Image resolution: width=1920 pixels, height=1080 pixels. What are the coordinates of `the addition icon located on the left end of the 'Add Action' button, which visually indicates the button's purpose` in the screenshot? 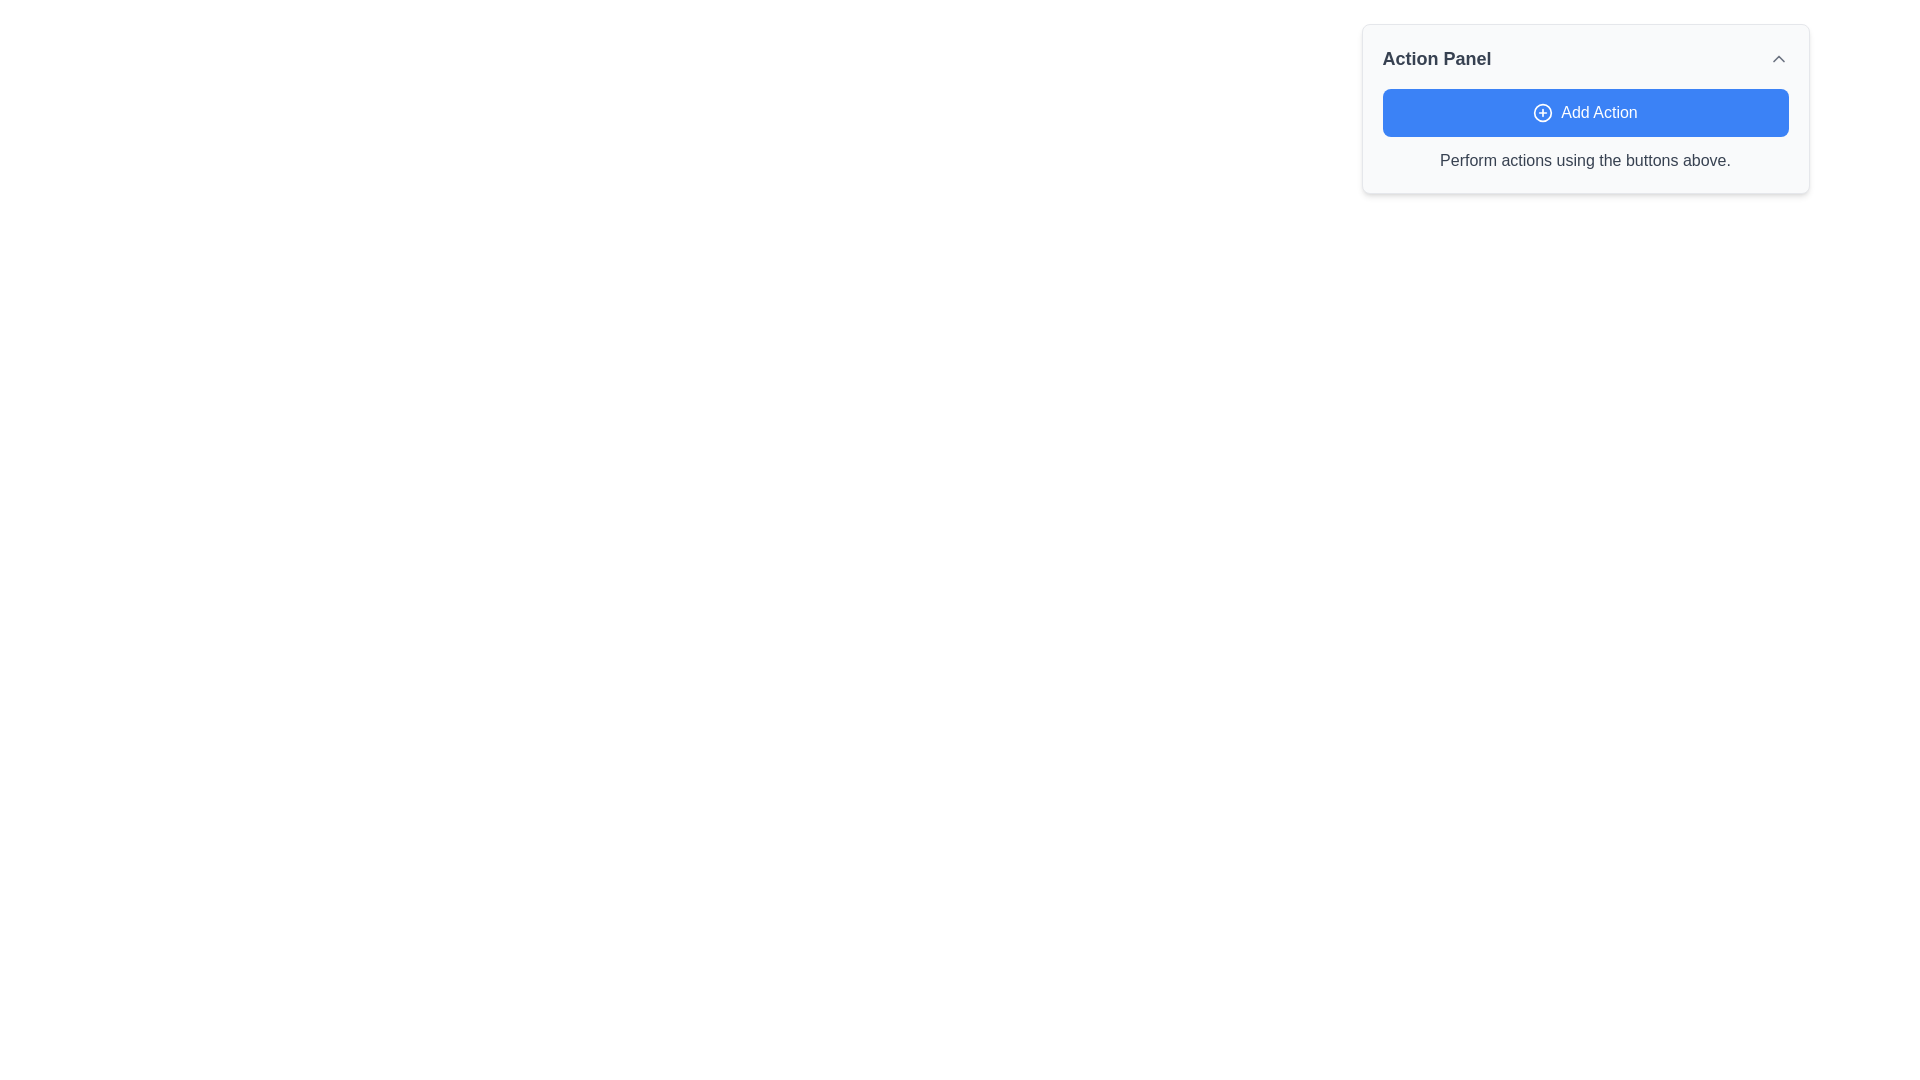 It's located at (1542, 112).